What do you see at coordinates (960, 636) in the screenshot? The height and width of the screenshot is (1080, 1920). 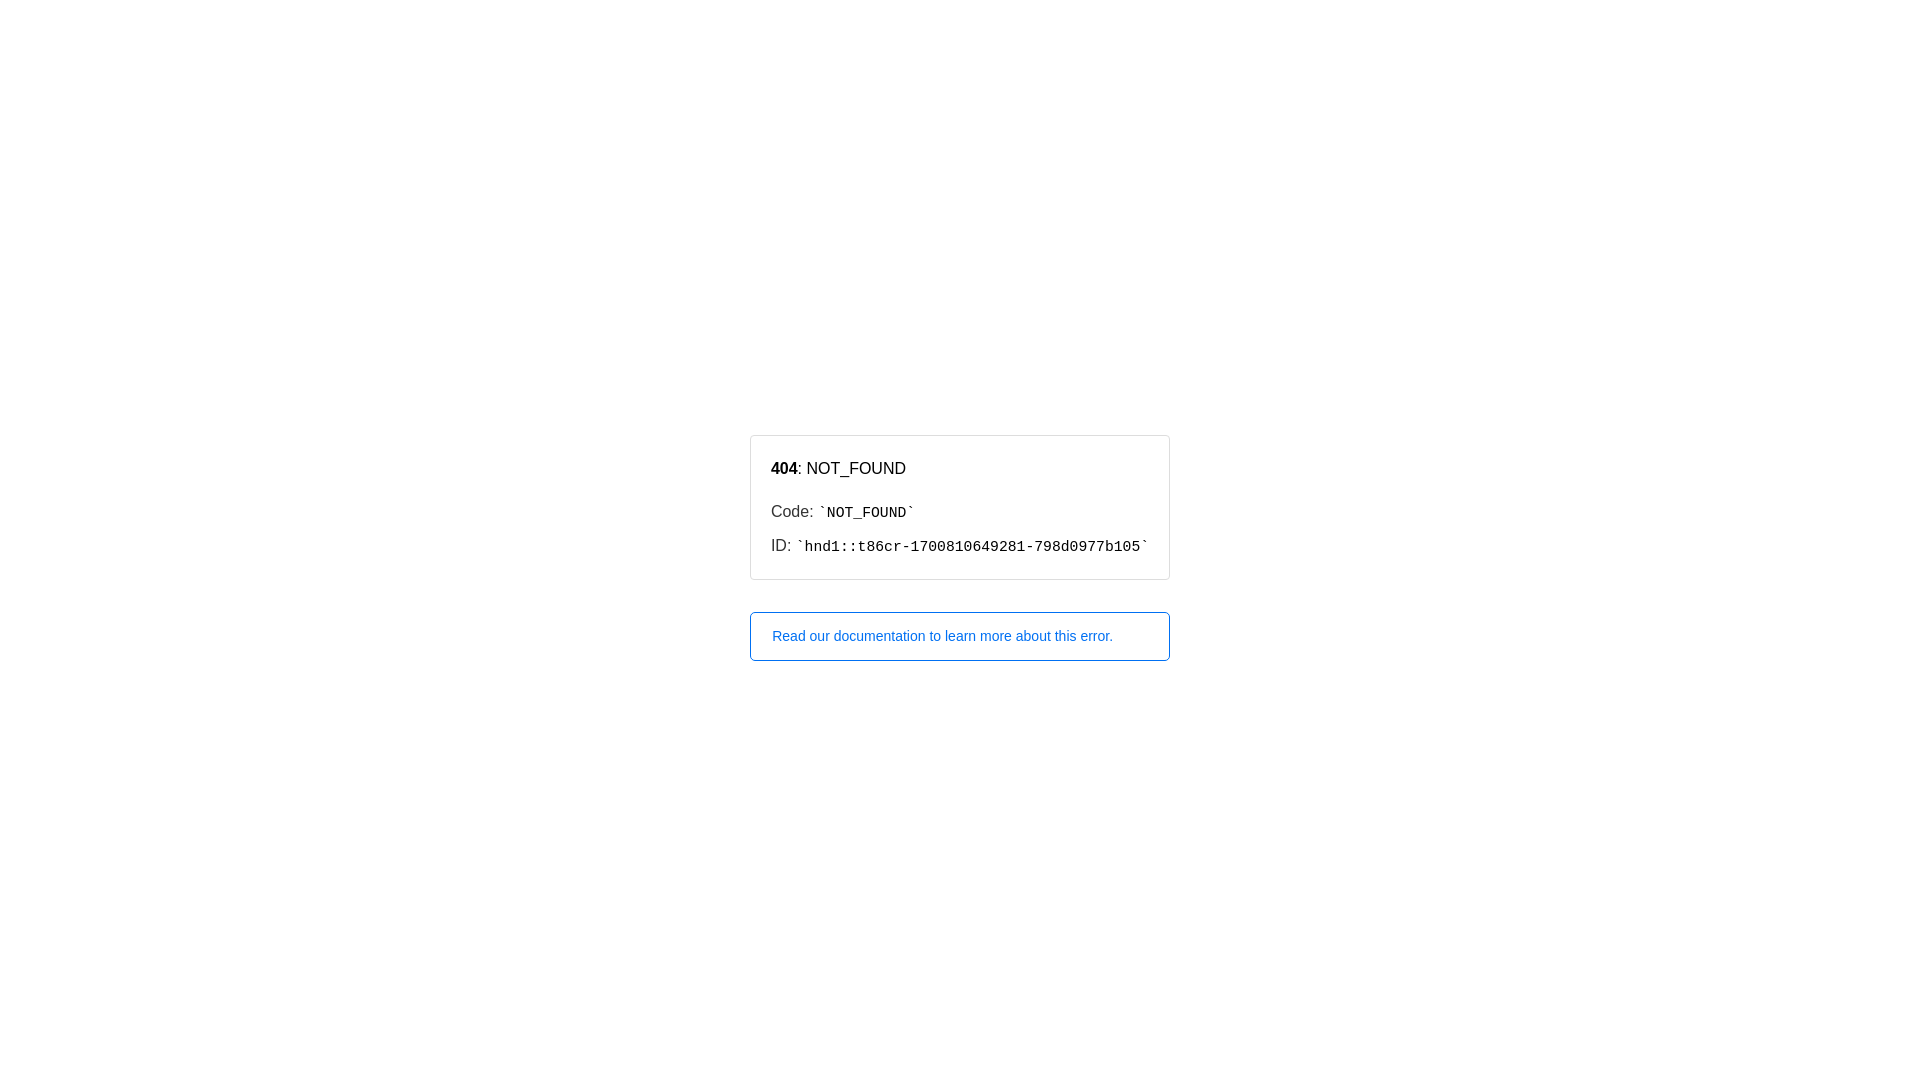 I see `'Read our documentation to learn more about this error.'` at bounding box center [960, 636].